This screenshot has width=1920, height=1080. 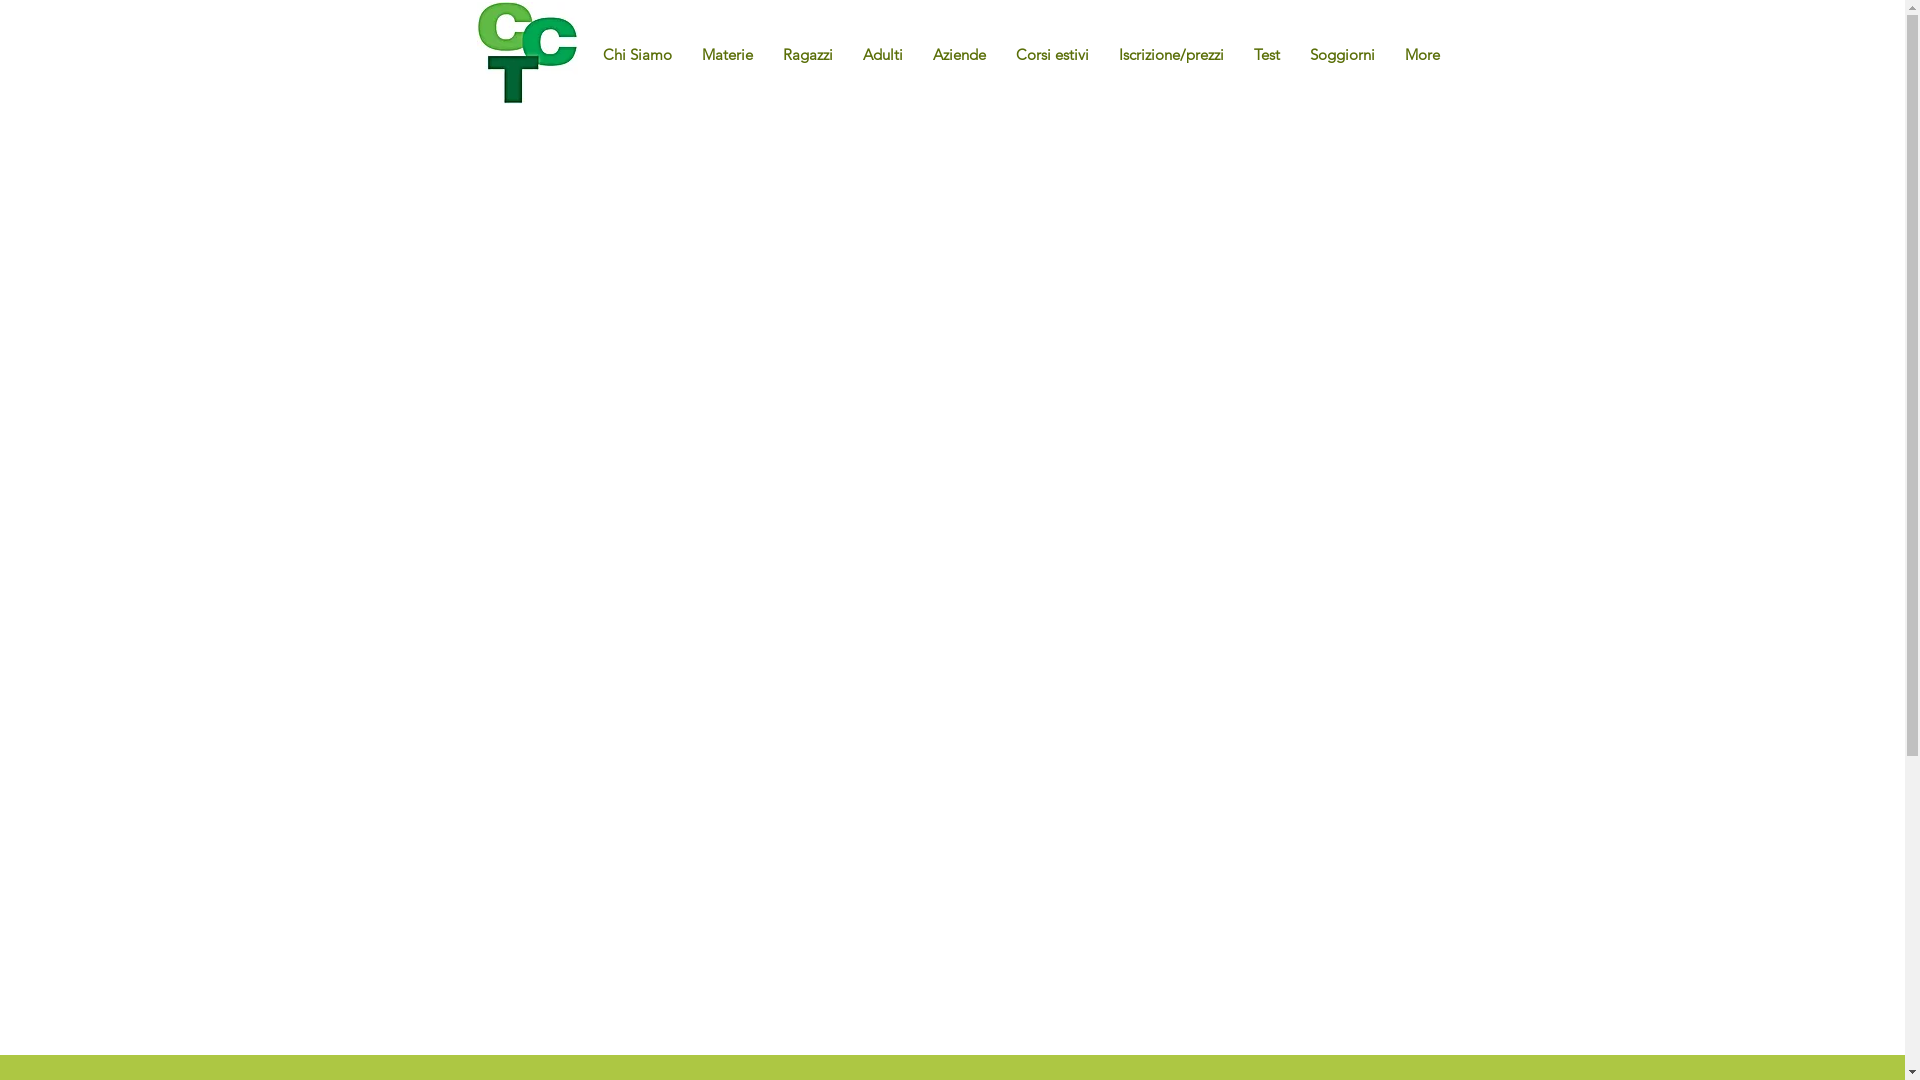 I want to click on 'Ragazzi', so click(x=714, y=45).